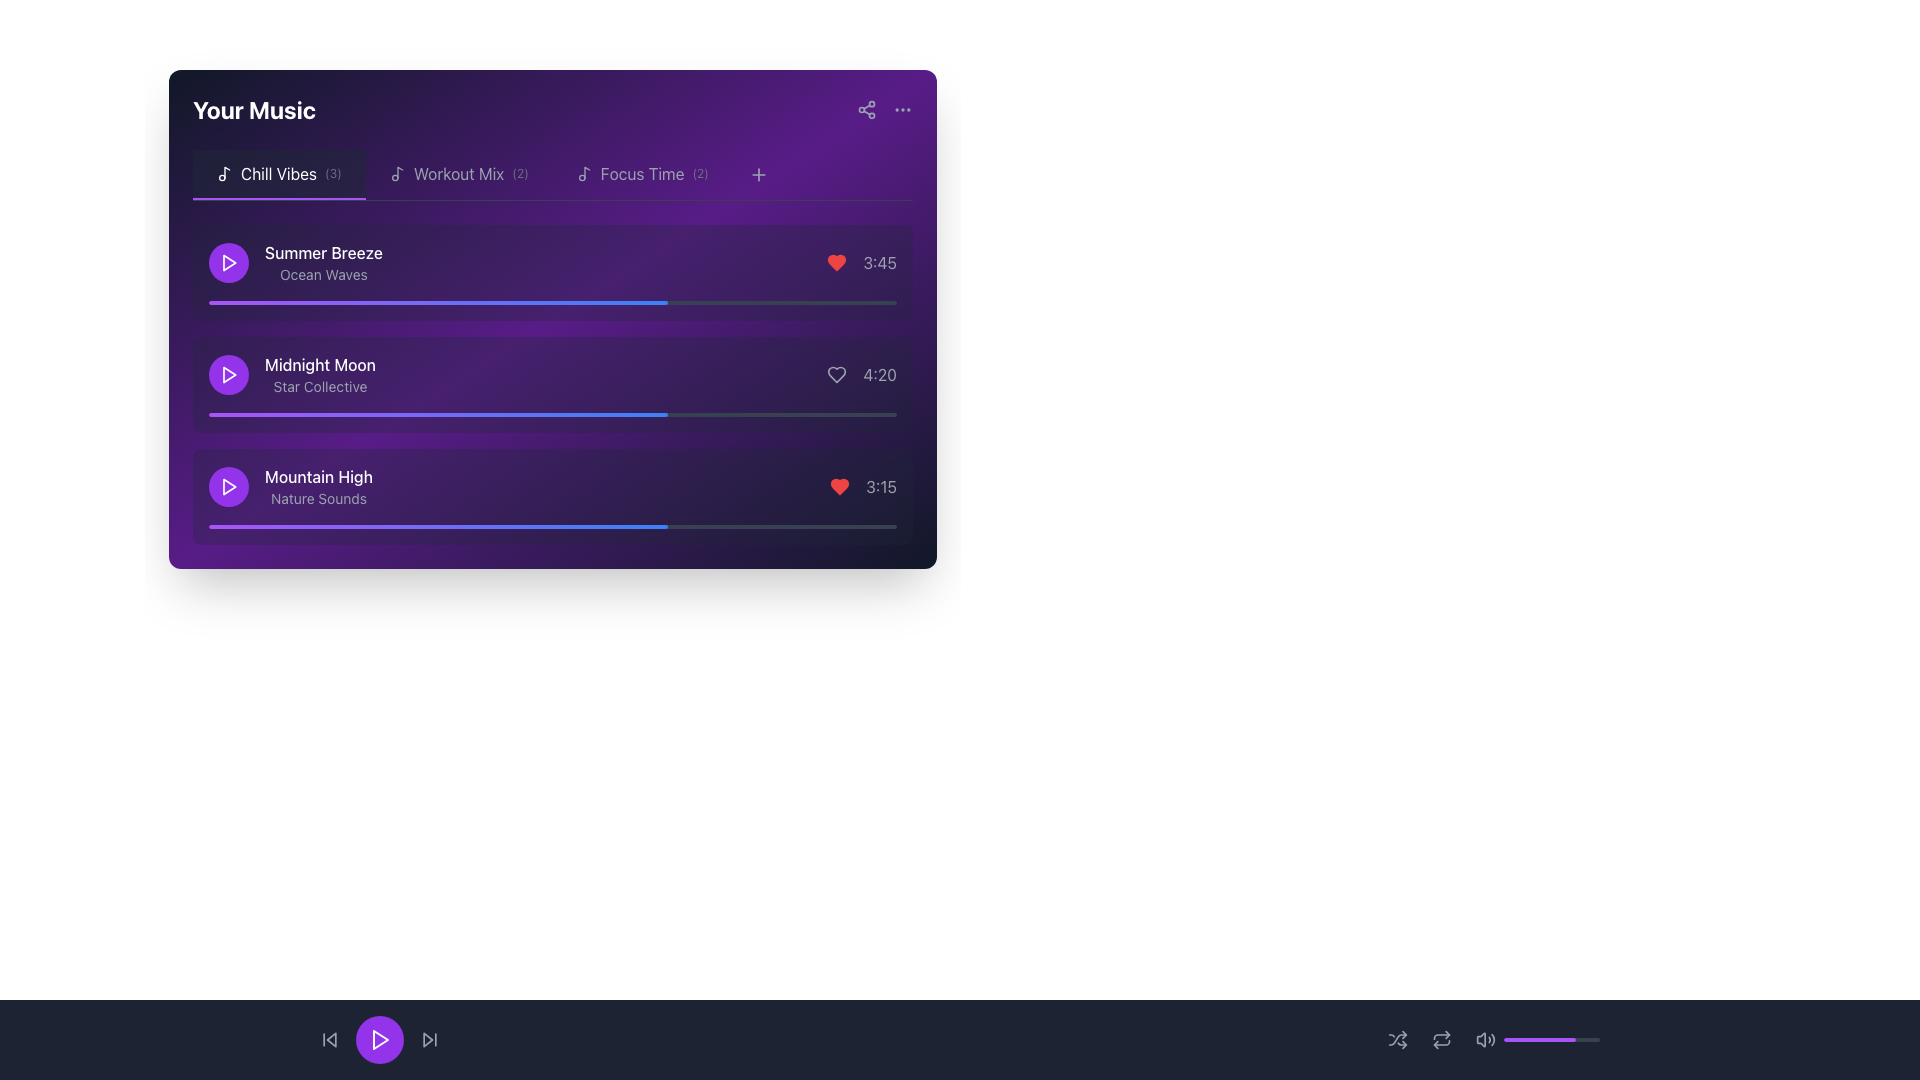 The image size is (1920, 1080). Describe the element at coordinates (841, 303) in the screenshot. I see `progress` at that location.